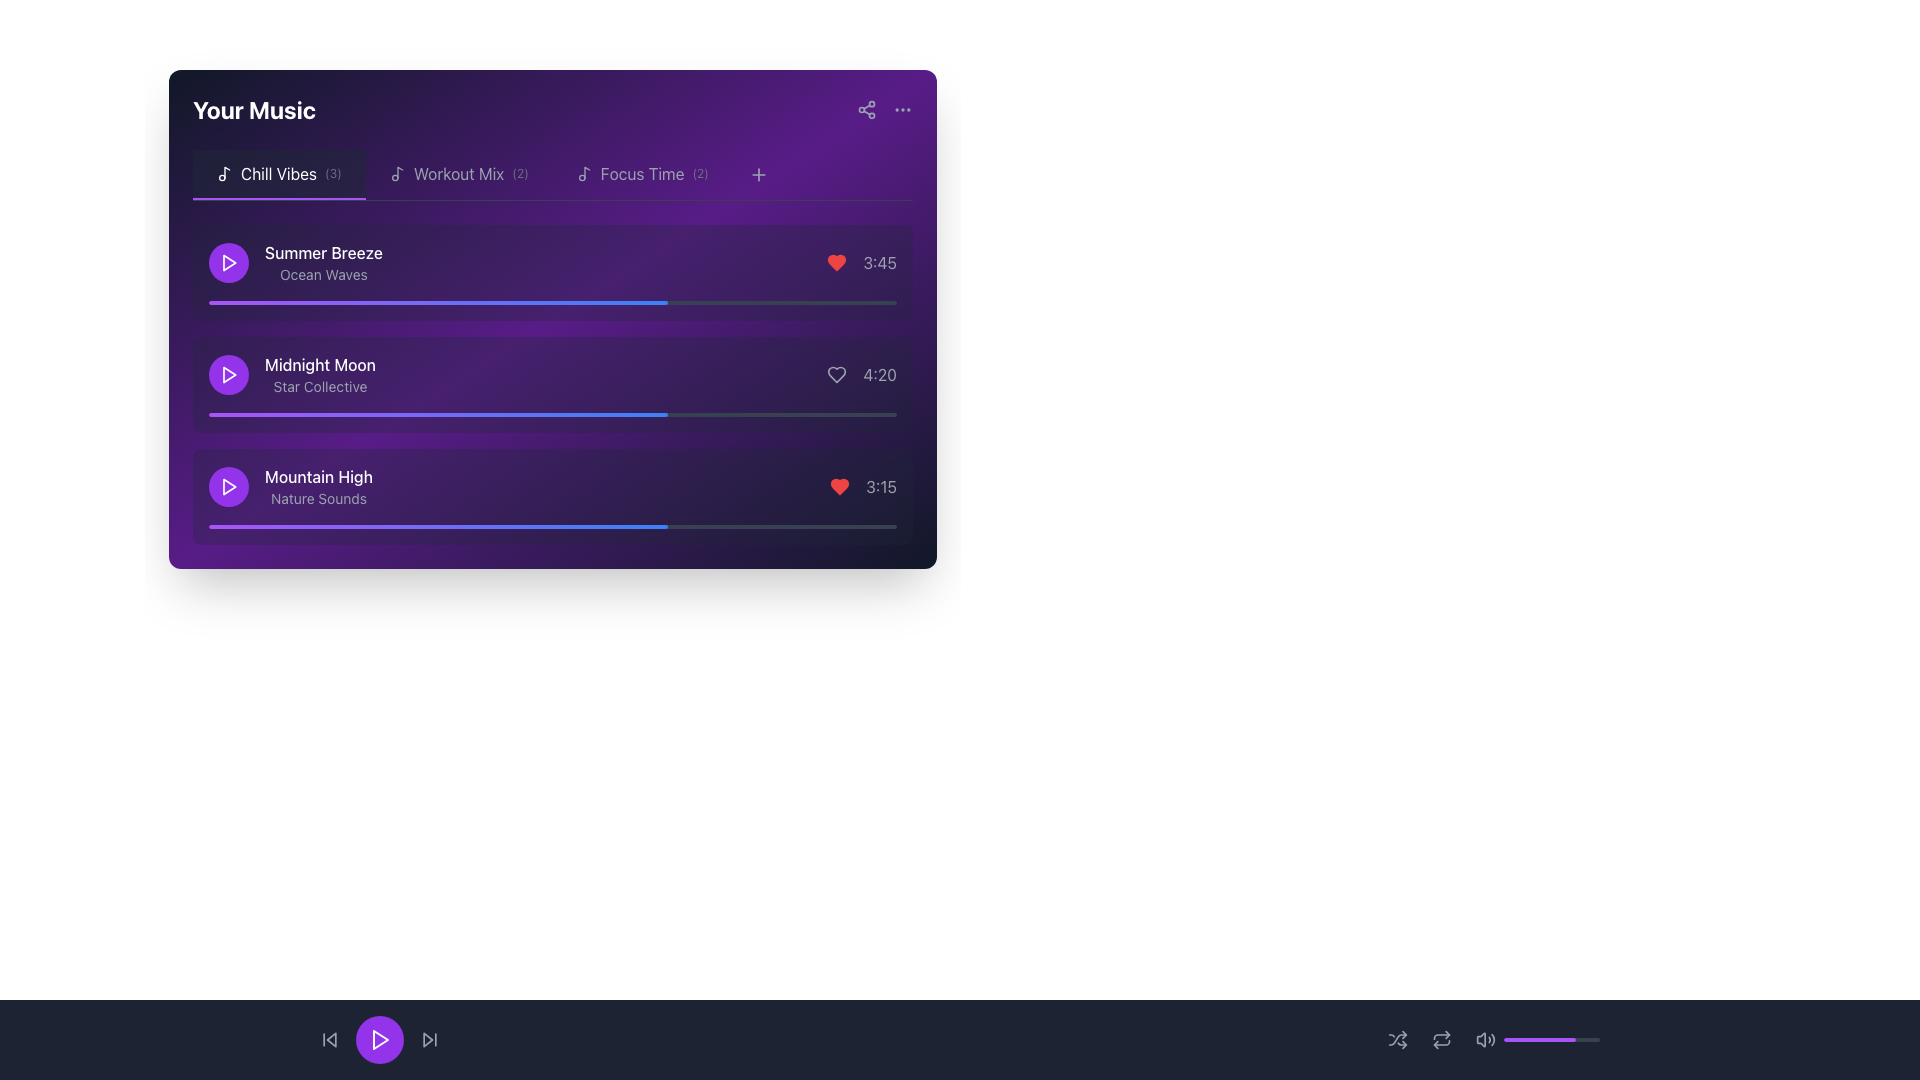 The image size is (1920, 1080). Describe the element at coordinates (841, 303) in the screenshot. I see `progress` at that location.